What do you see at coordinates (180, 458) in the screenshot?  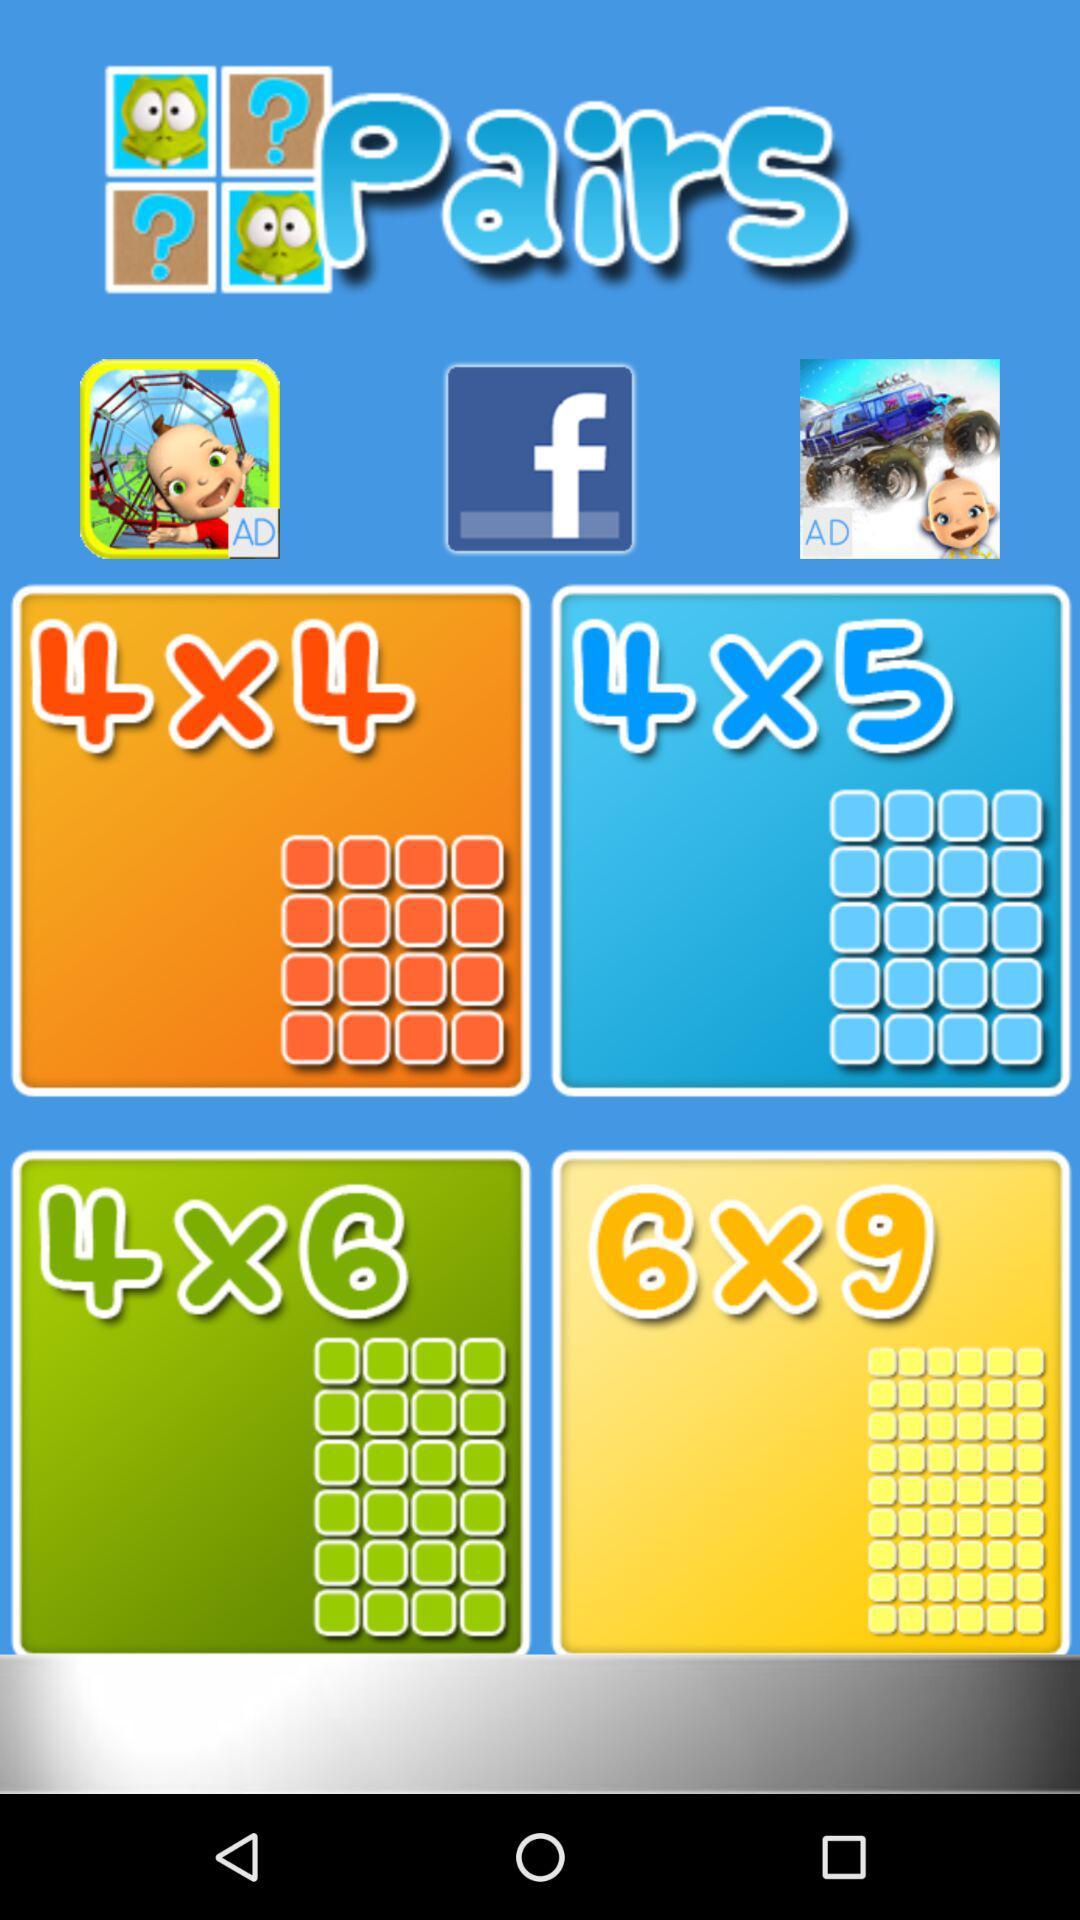 I see `advertising icon` at bounding box center [180, 458].